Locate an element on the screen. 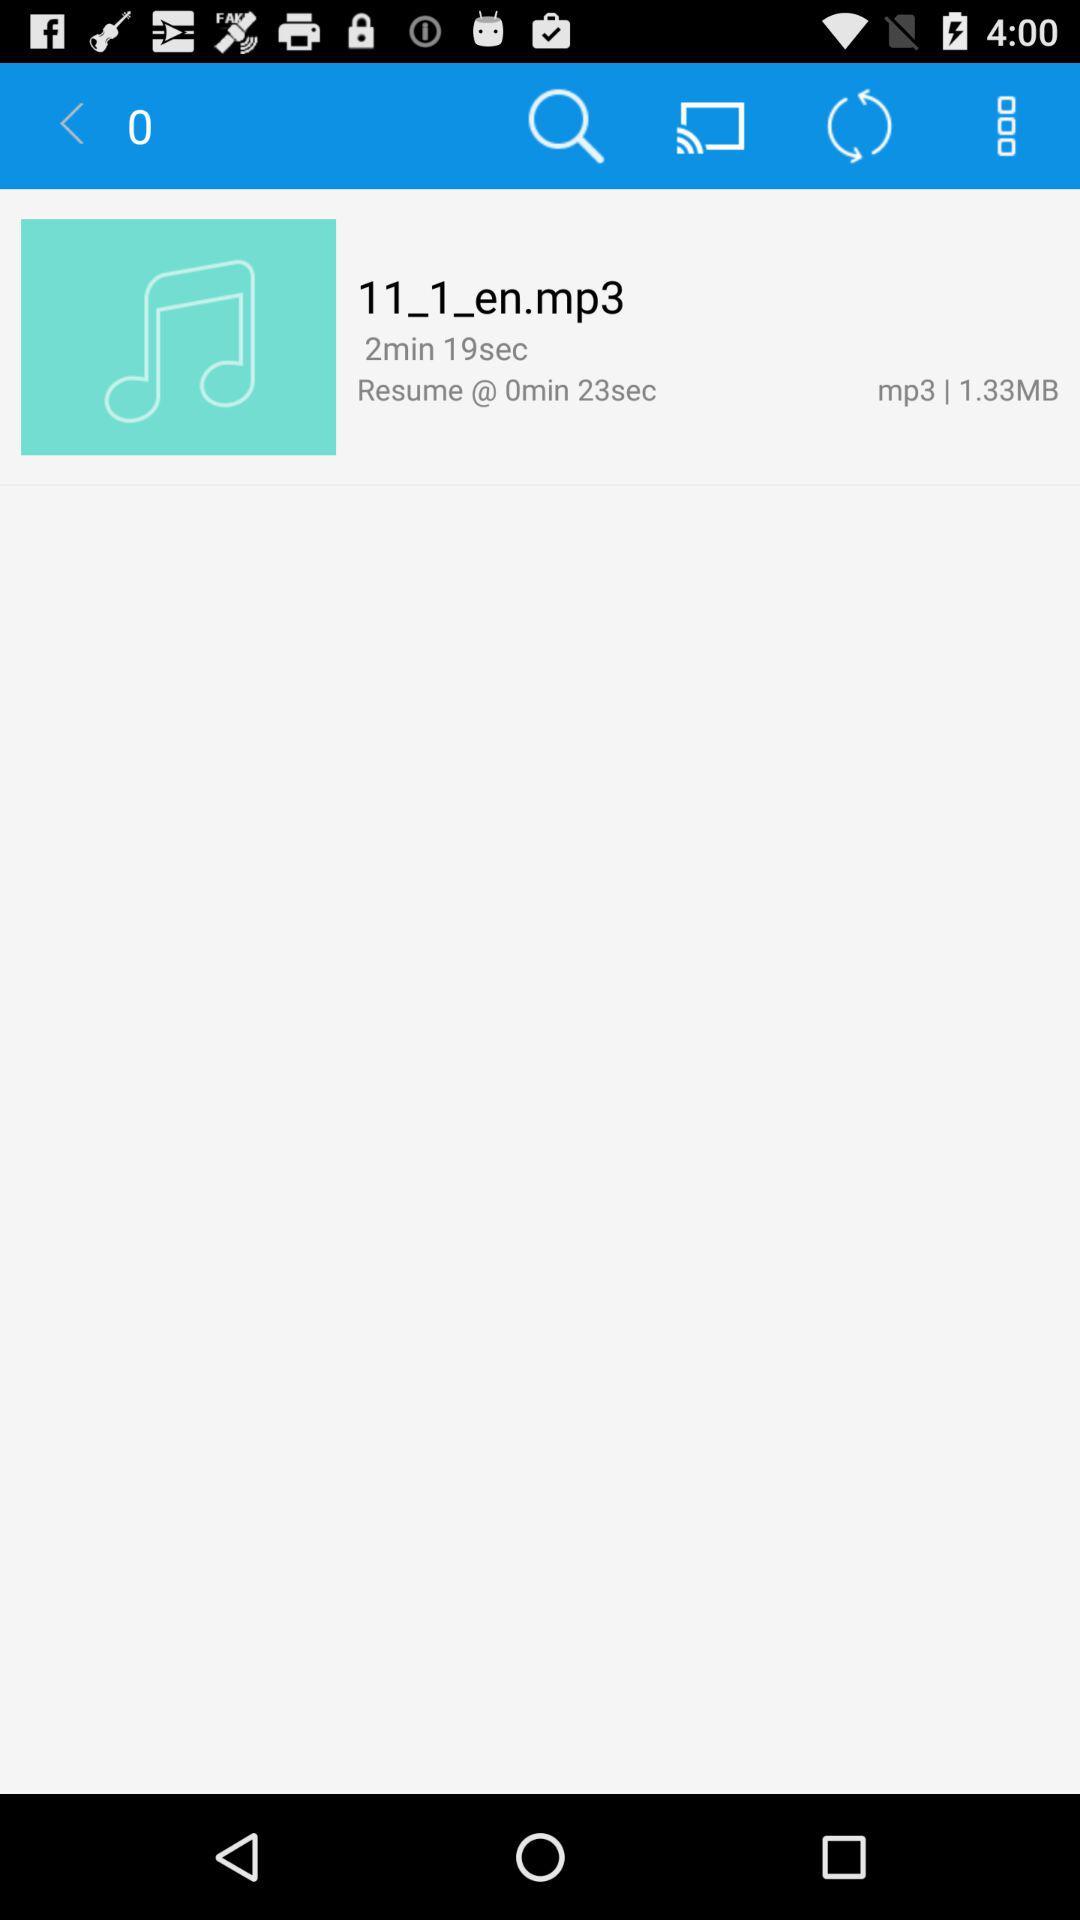  the icon below the 11_1_en.mp3 icon is located at coordinates (441, 347).